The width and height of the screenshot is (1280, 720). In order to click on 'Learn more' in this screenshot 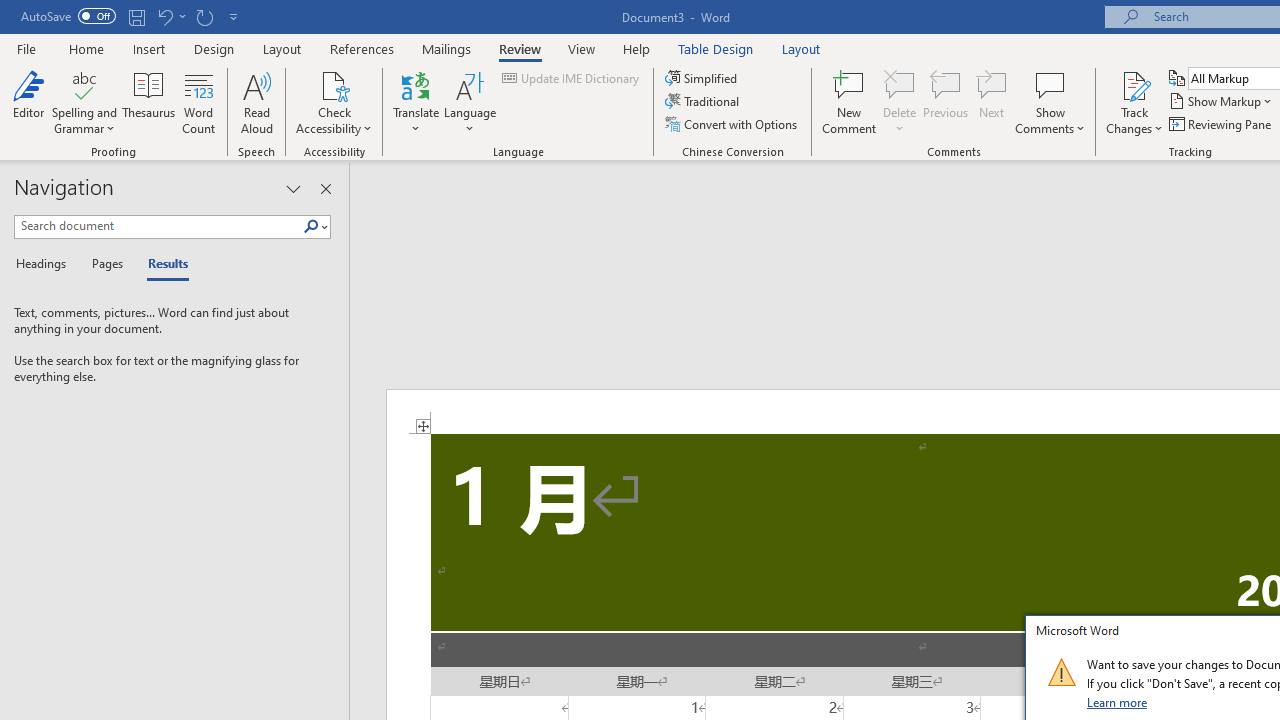, I will do `click(1117, 701)`.